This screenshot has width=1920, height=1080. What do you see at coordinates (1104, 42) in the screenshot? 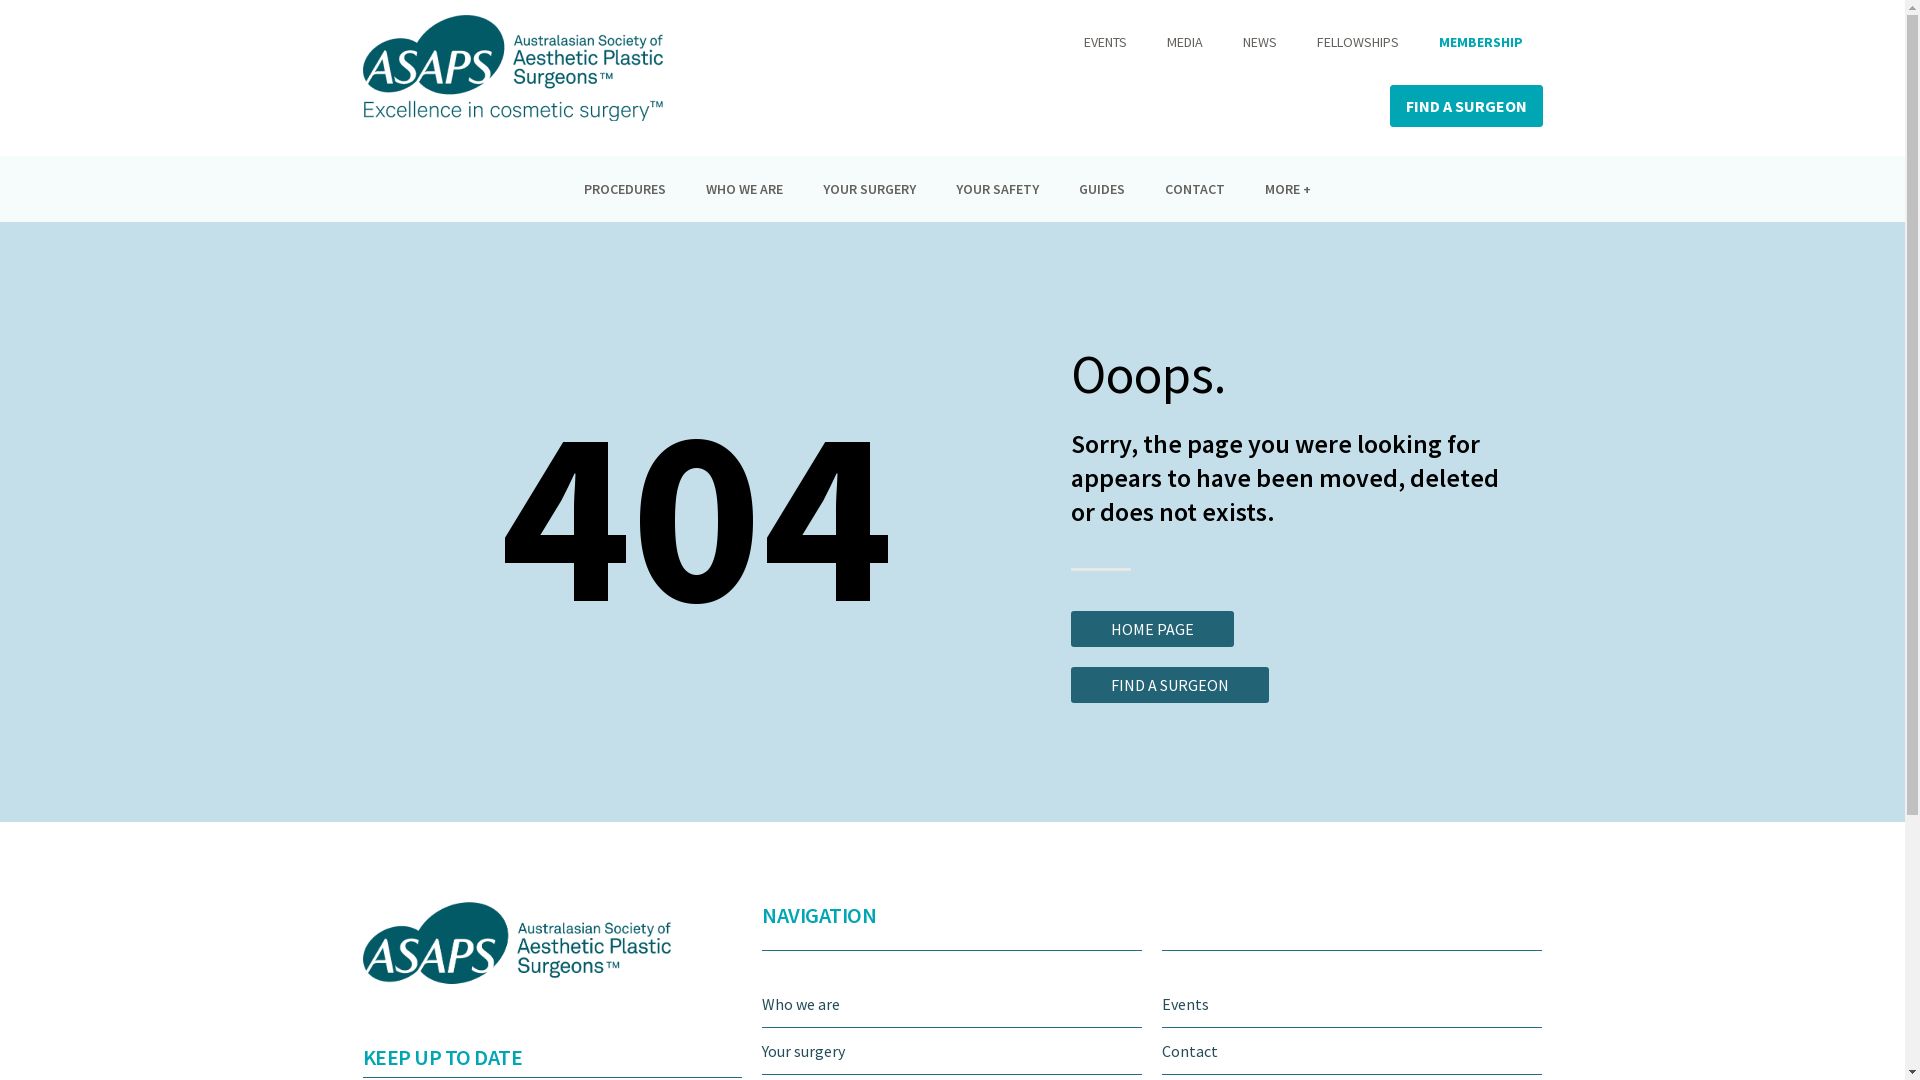
I see `'EVENTS'` at bounding box center [1104, 42].